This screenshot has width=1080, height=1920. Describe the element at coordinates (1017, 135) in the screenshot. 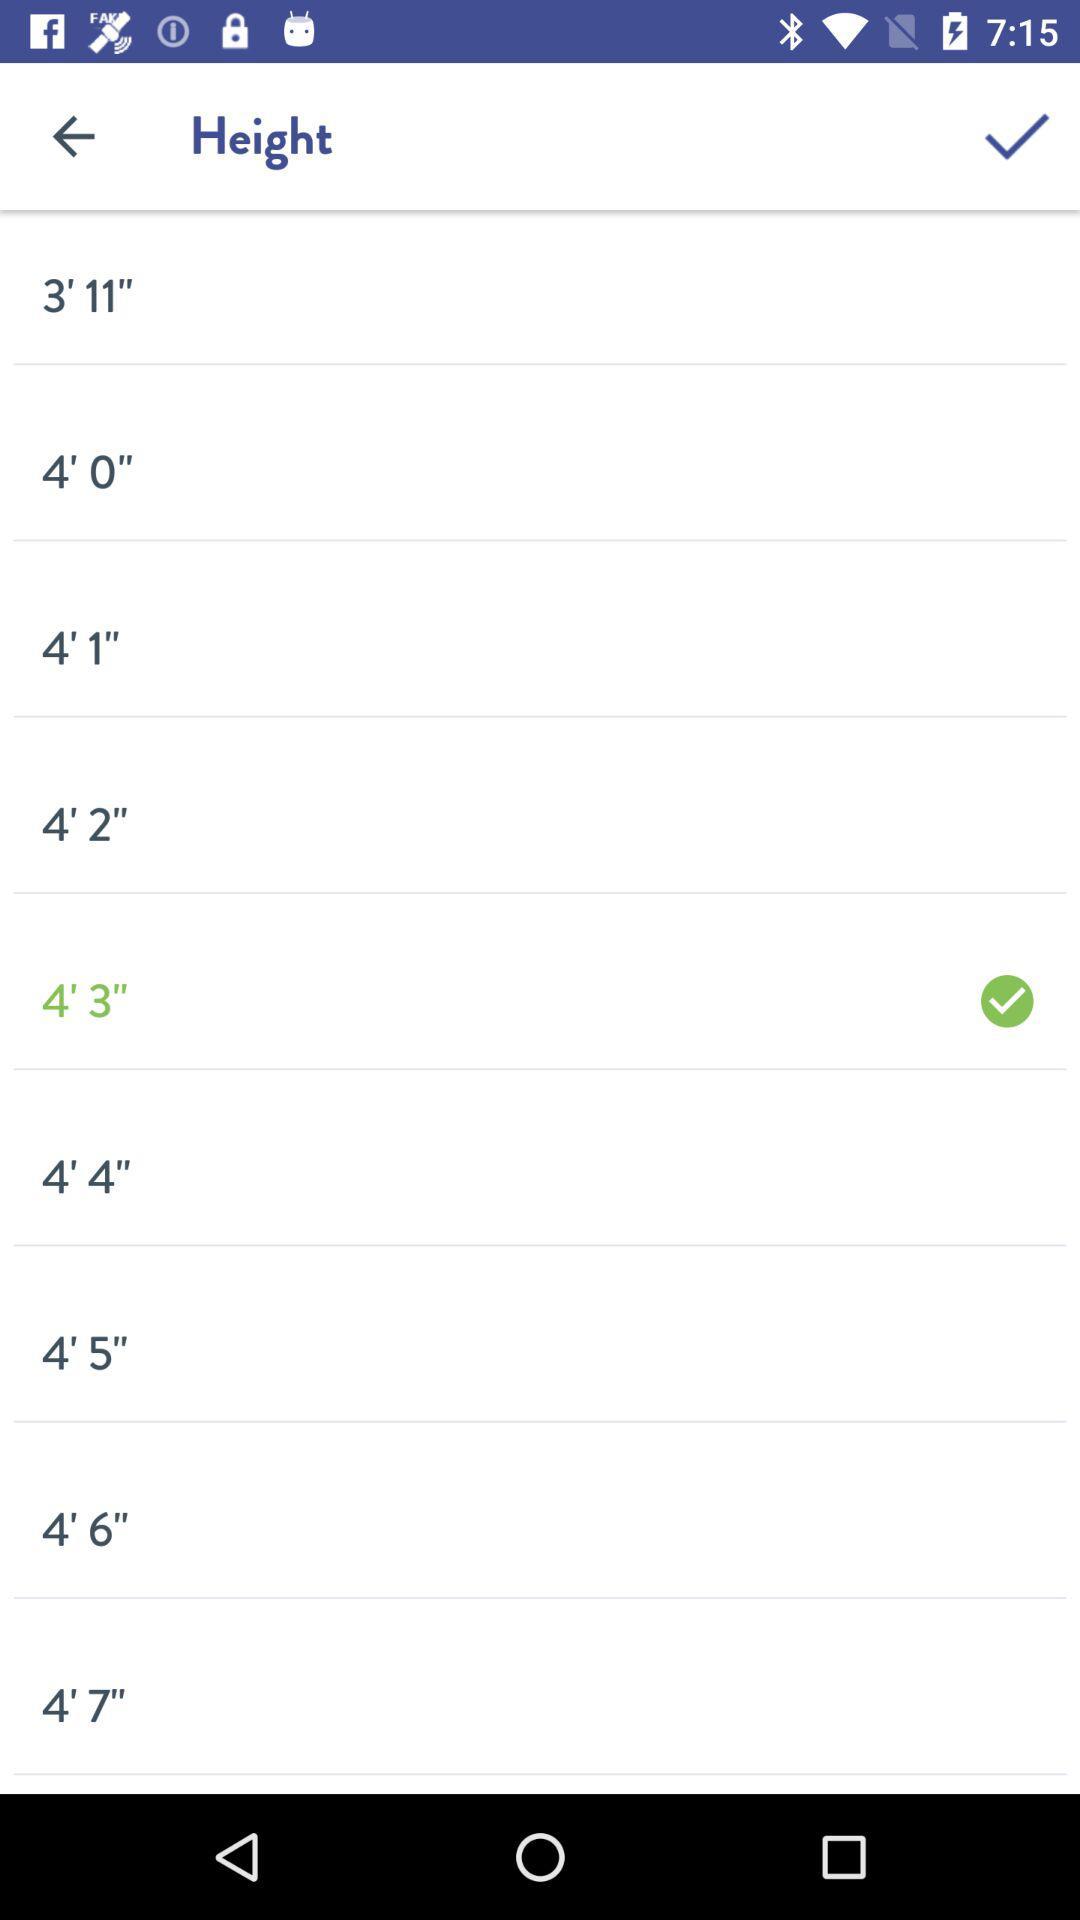

I see `the item at the top right corner` at that location.